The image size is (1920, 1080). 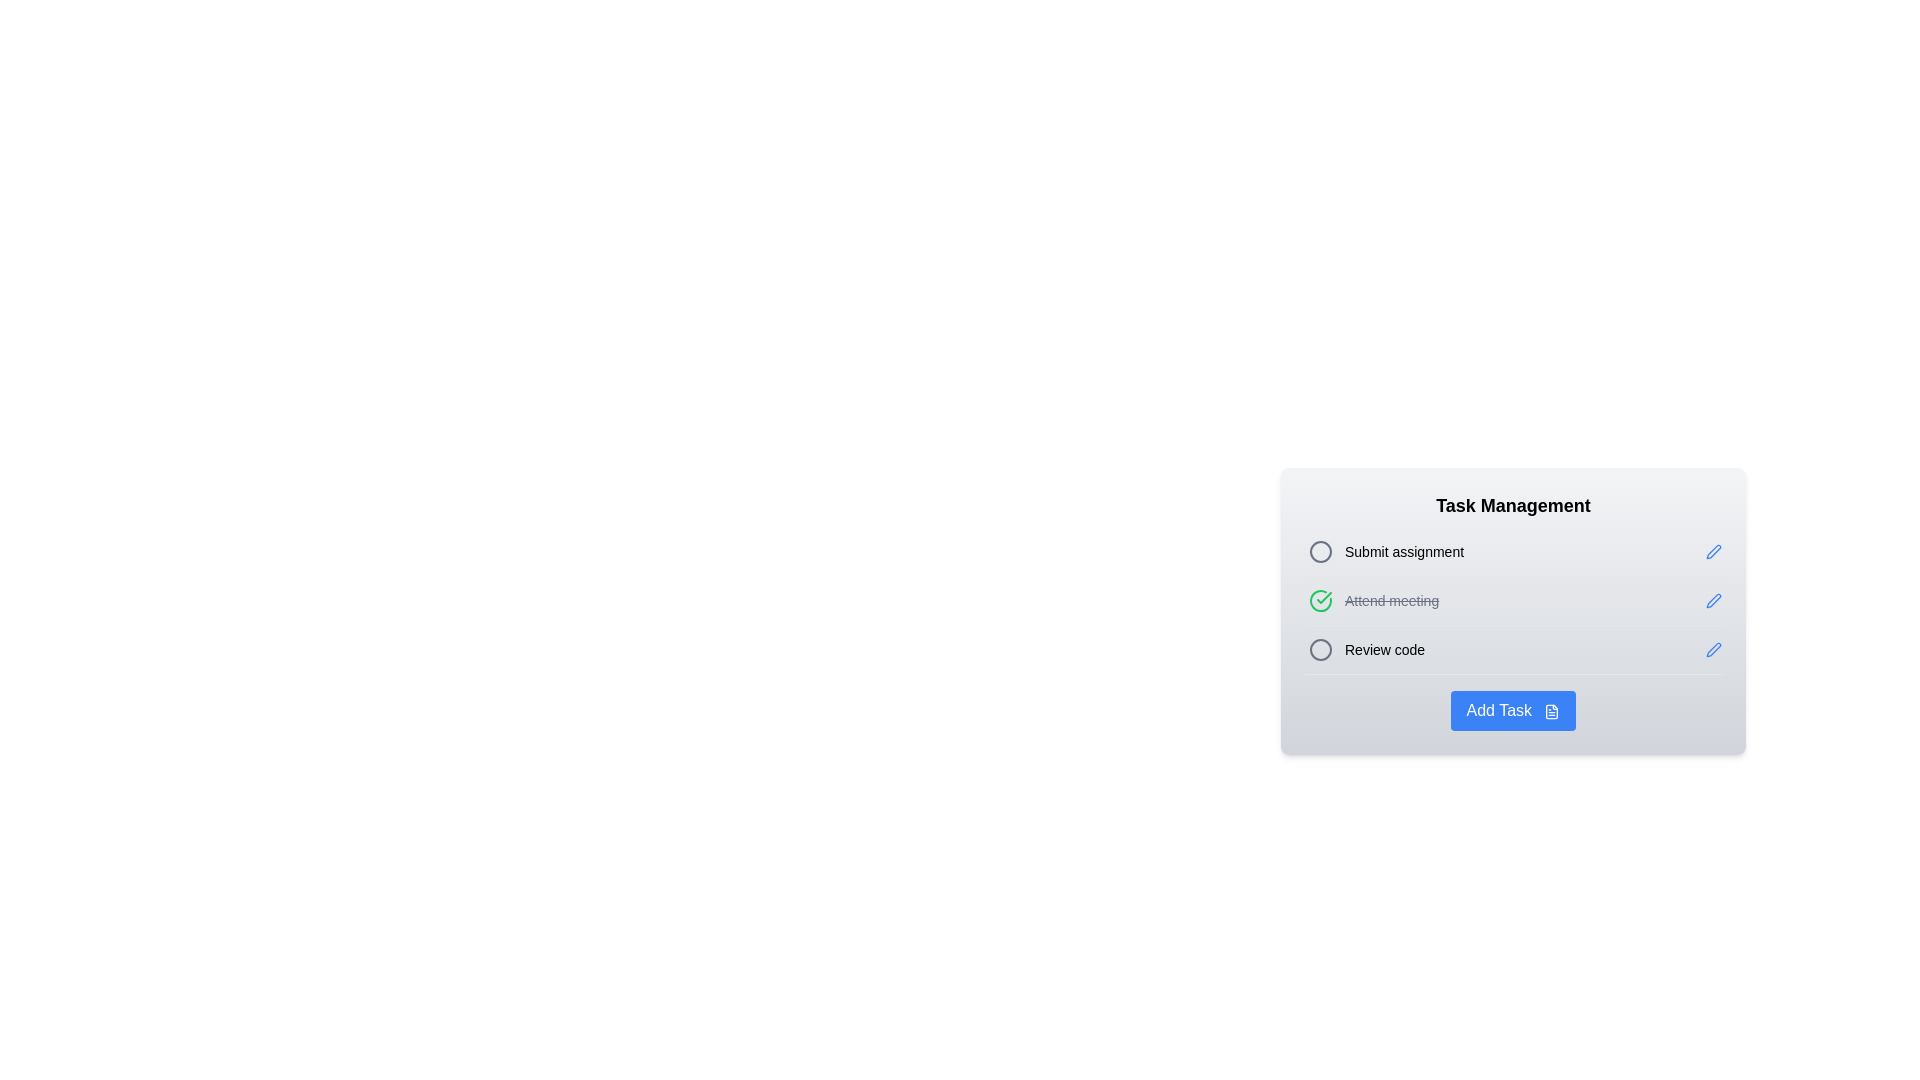 I want to click on the icon design of the pen graphic located near the task 'Attend meeting' in the task management interface, so click(x=1712, y=551).